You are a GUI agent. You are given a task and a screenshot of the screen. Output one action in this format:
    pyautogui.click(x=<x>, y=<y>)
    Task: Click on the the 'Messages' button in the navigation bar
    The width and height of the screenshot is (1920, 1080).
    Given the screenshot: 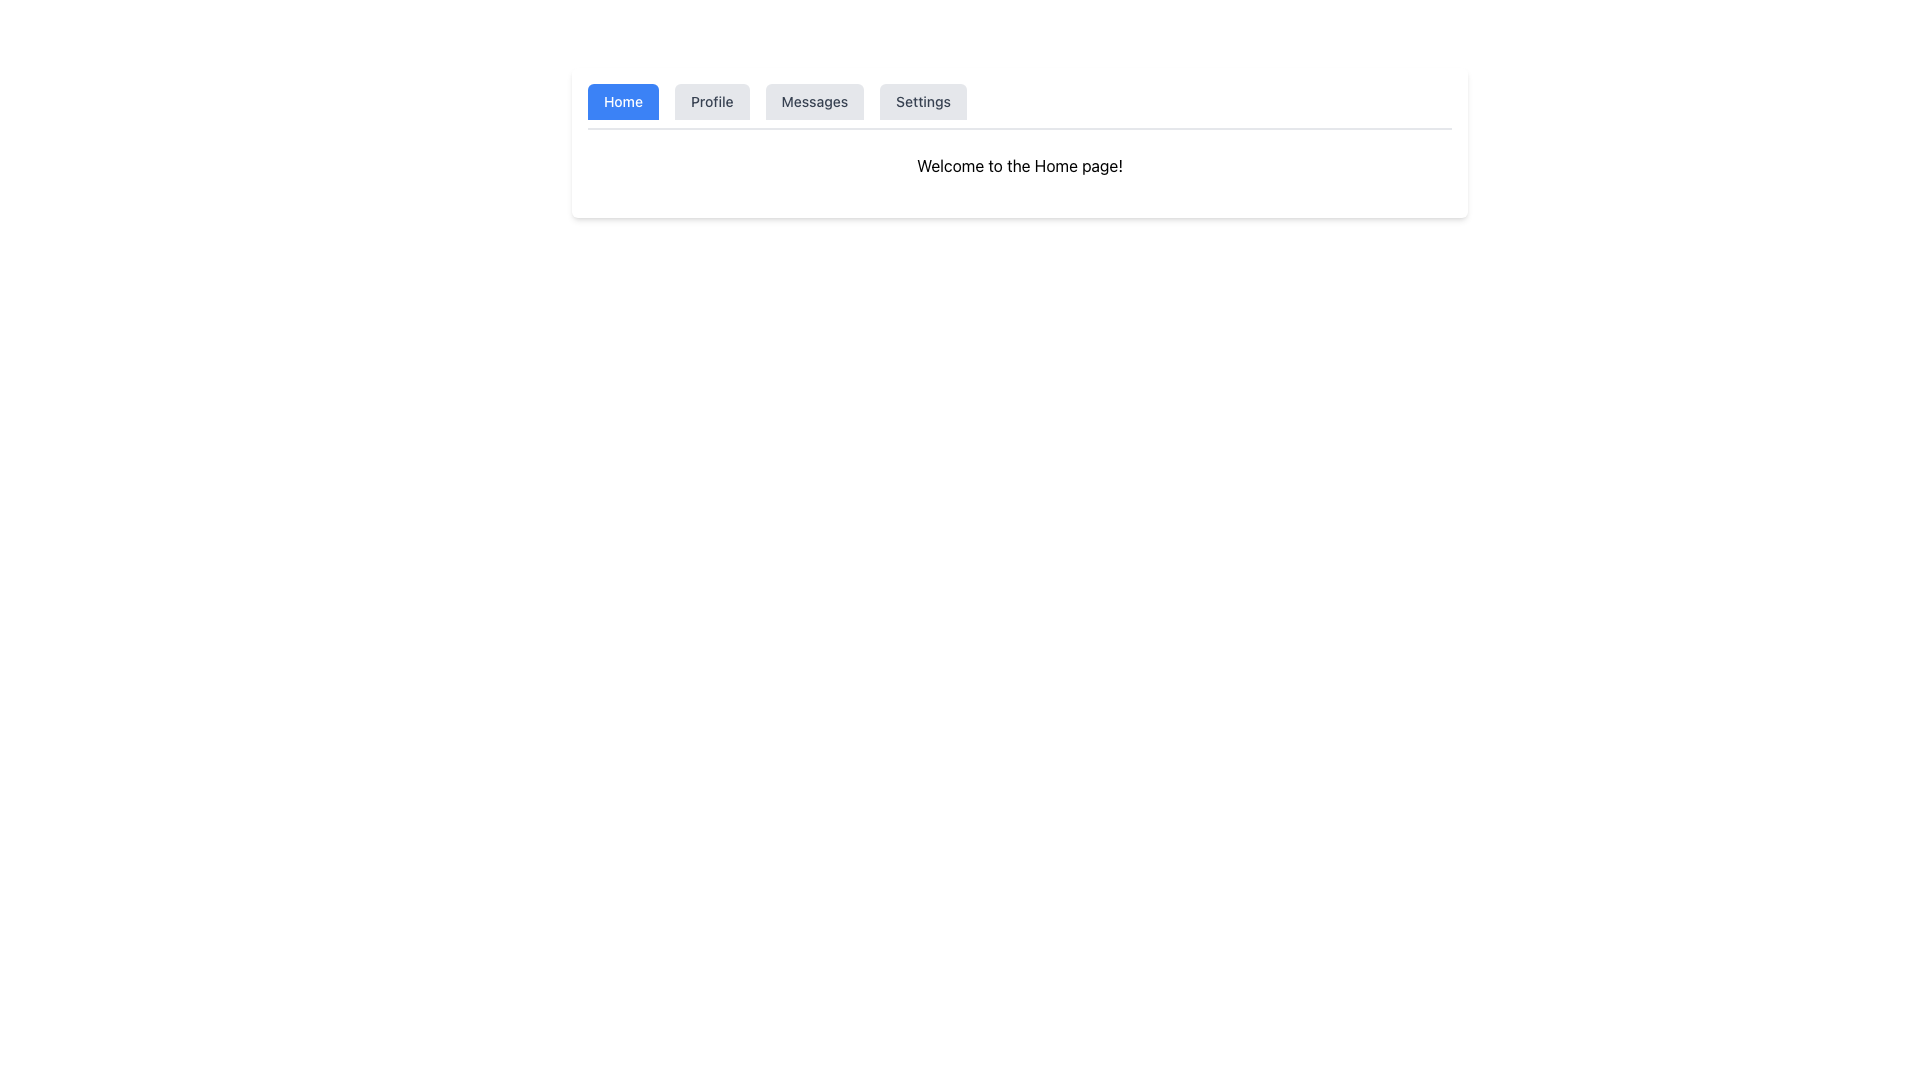 What is the action you would take?
    pyautogui.click(x=814, y=101)
    